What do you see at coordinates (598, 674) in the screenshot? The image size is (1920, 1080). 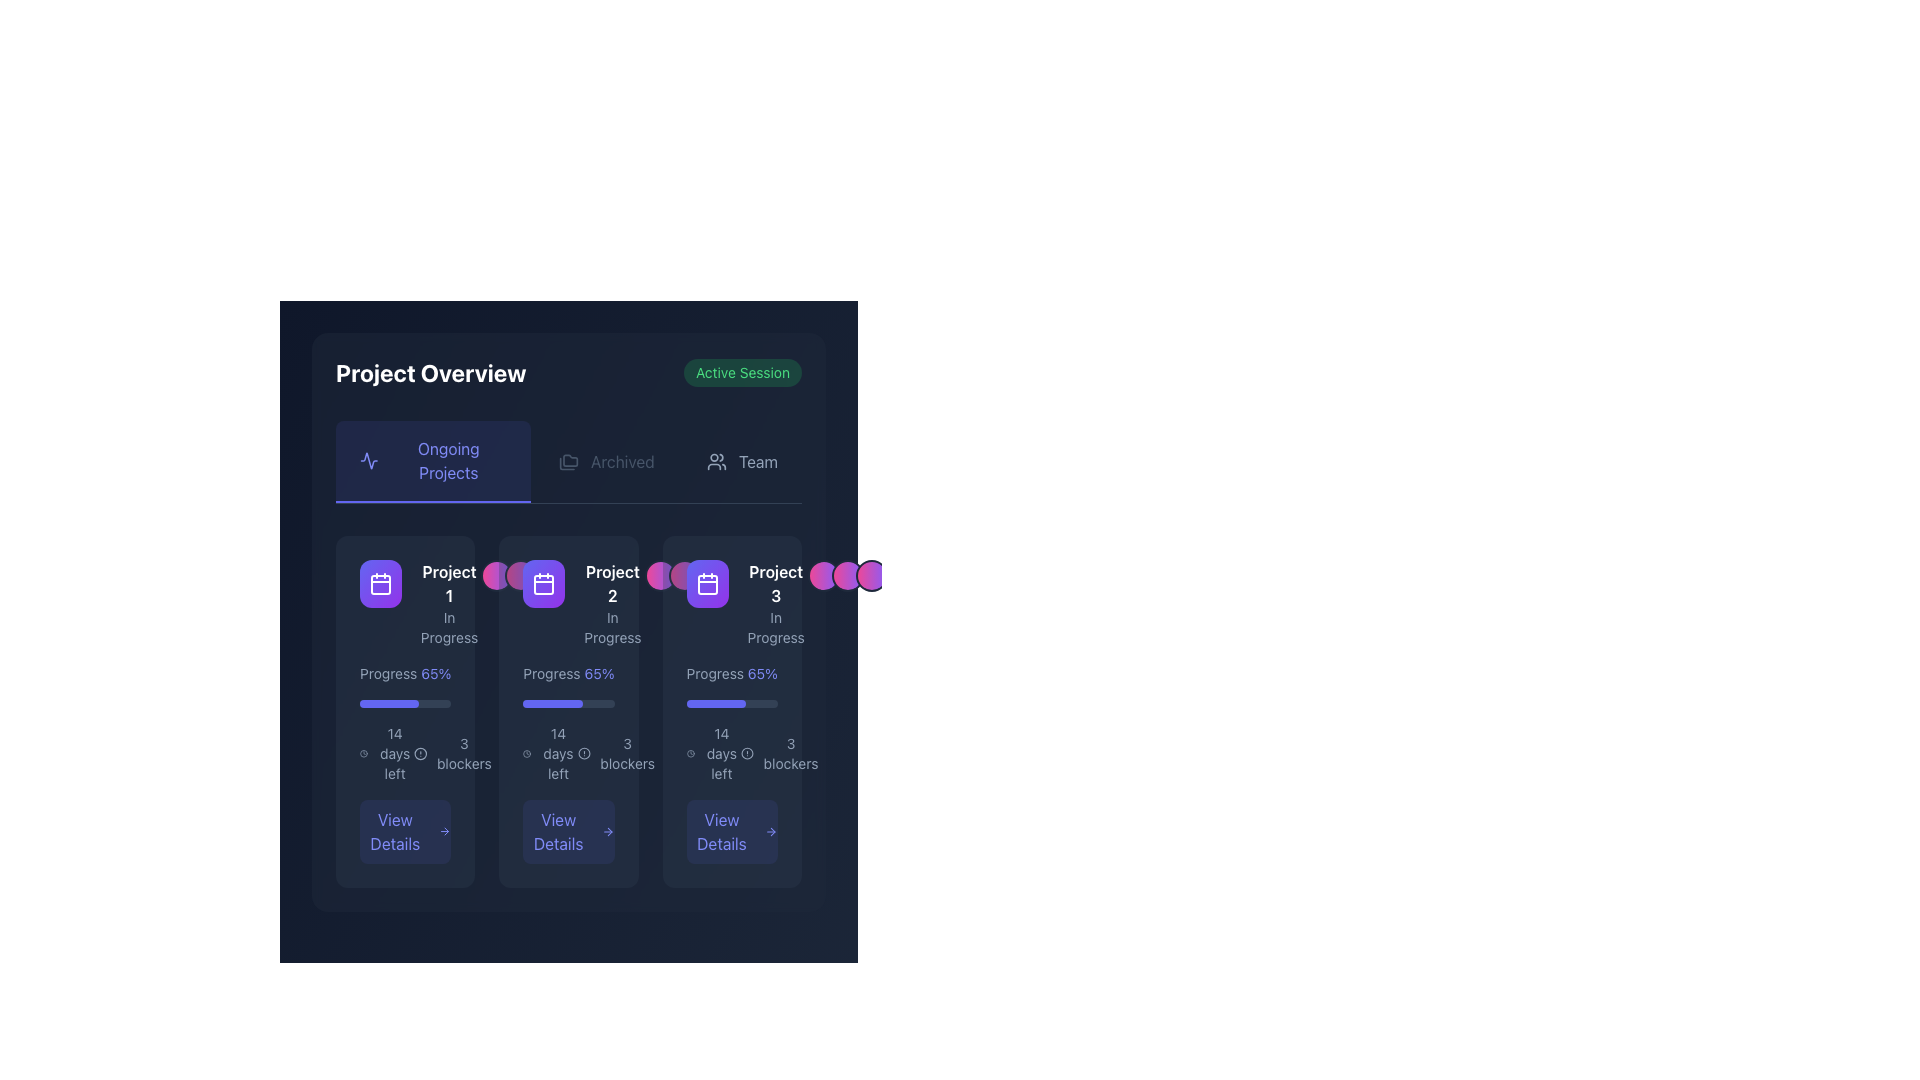 I see `progress percentage displayed in the static text label located on the right side of the 'Progress' label within the 'Project 2' card` at bounding box center [598, 674].